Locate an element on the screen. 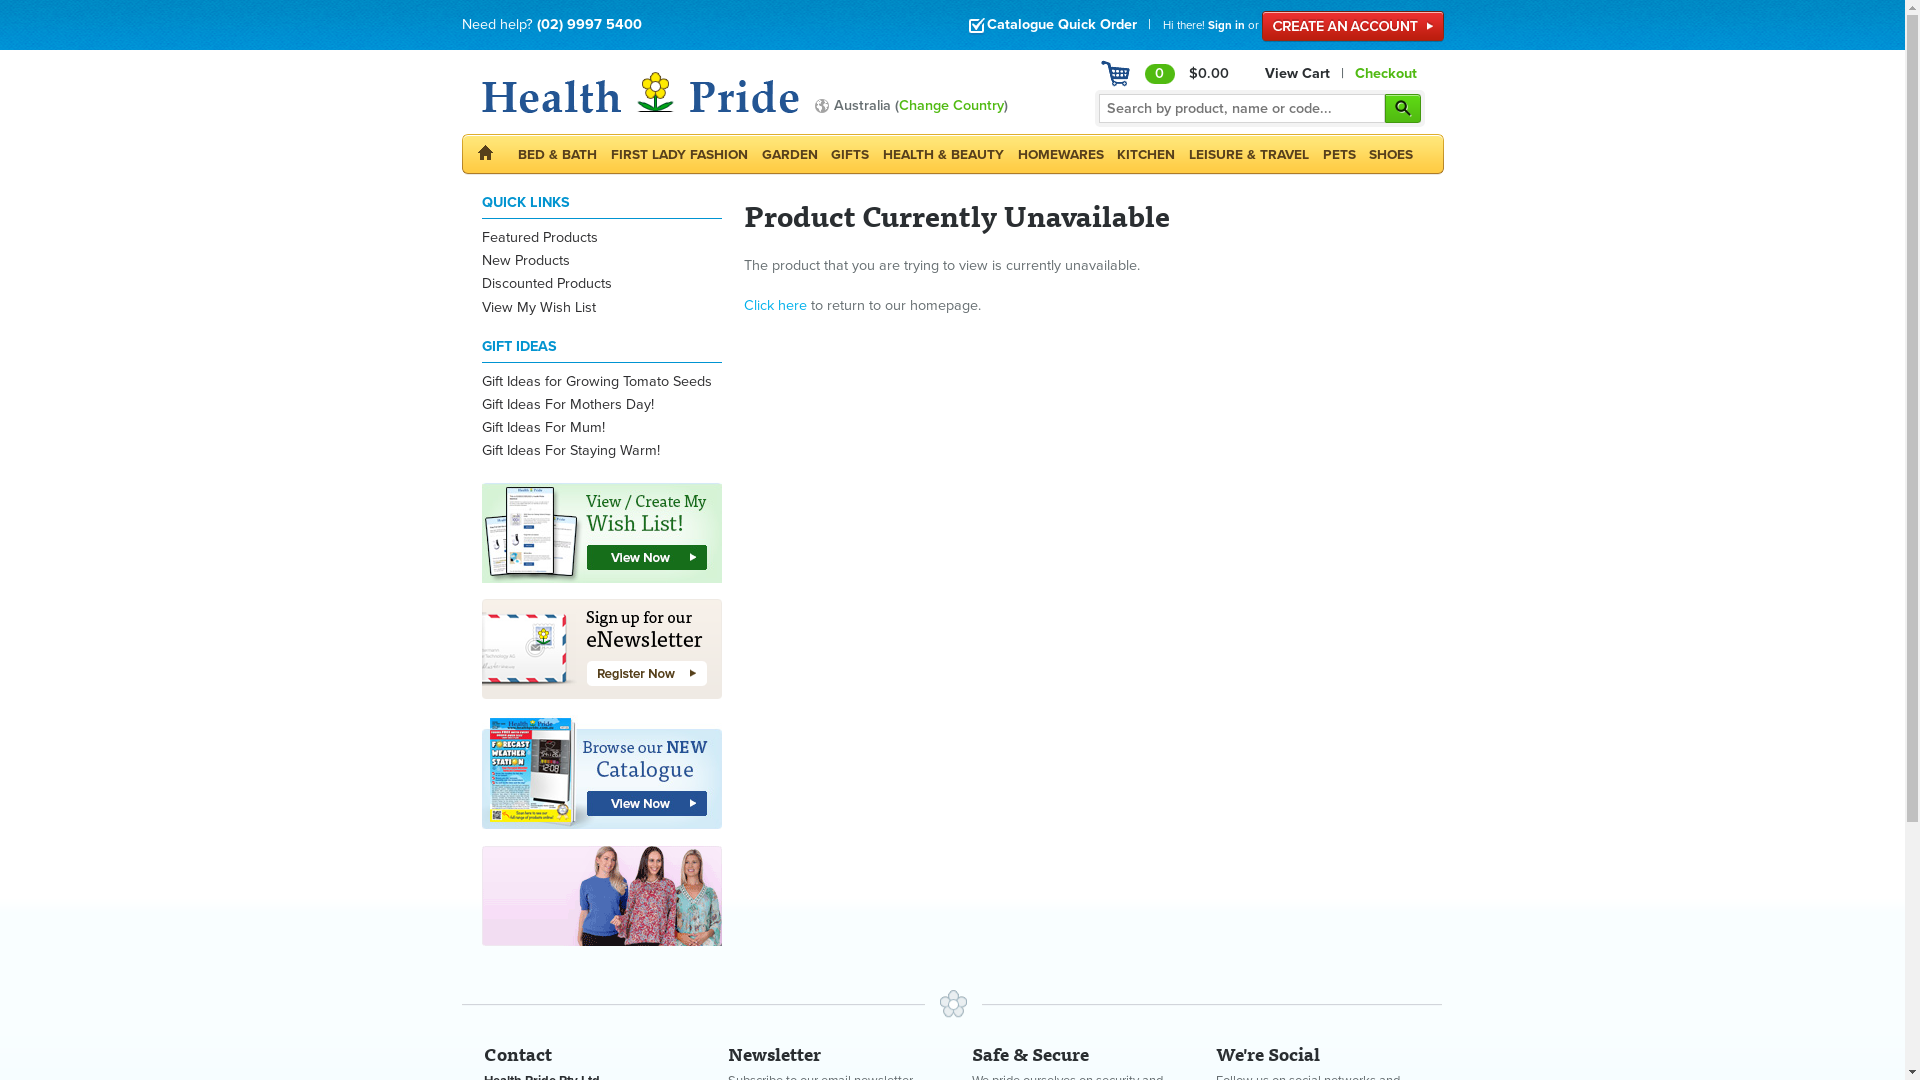 This screenshot has width=1920, height=1080. 'Sign in' is located at coordinates (1225, 24).